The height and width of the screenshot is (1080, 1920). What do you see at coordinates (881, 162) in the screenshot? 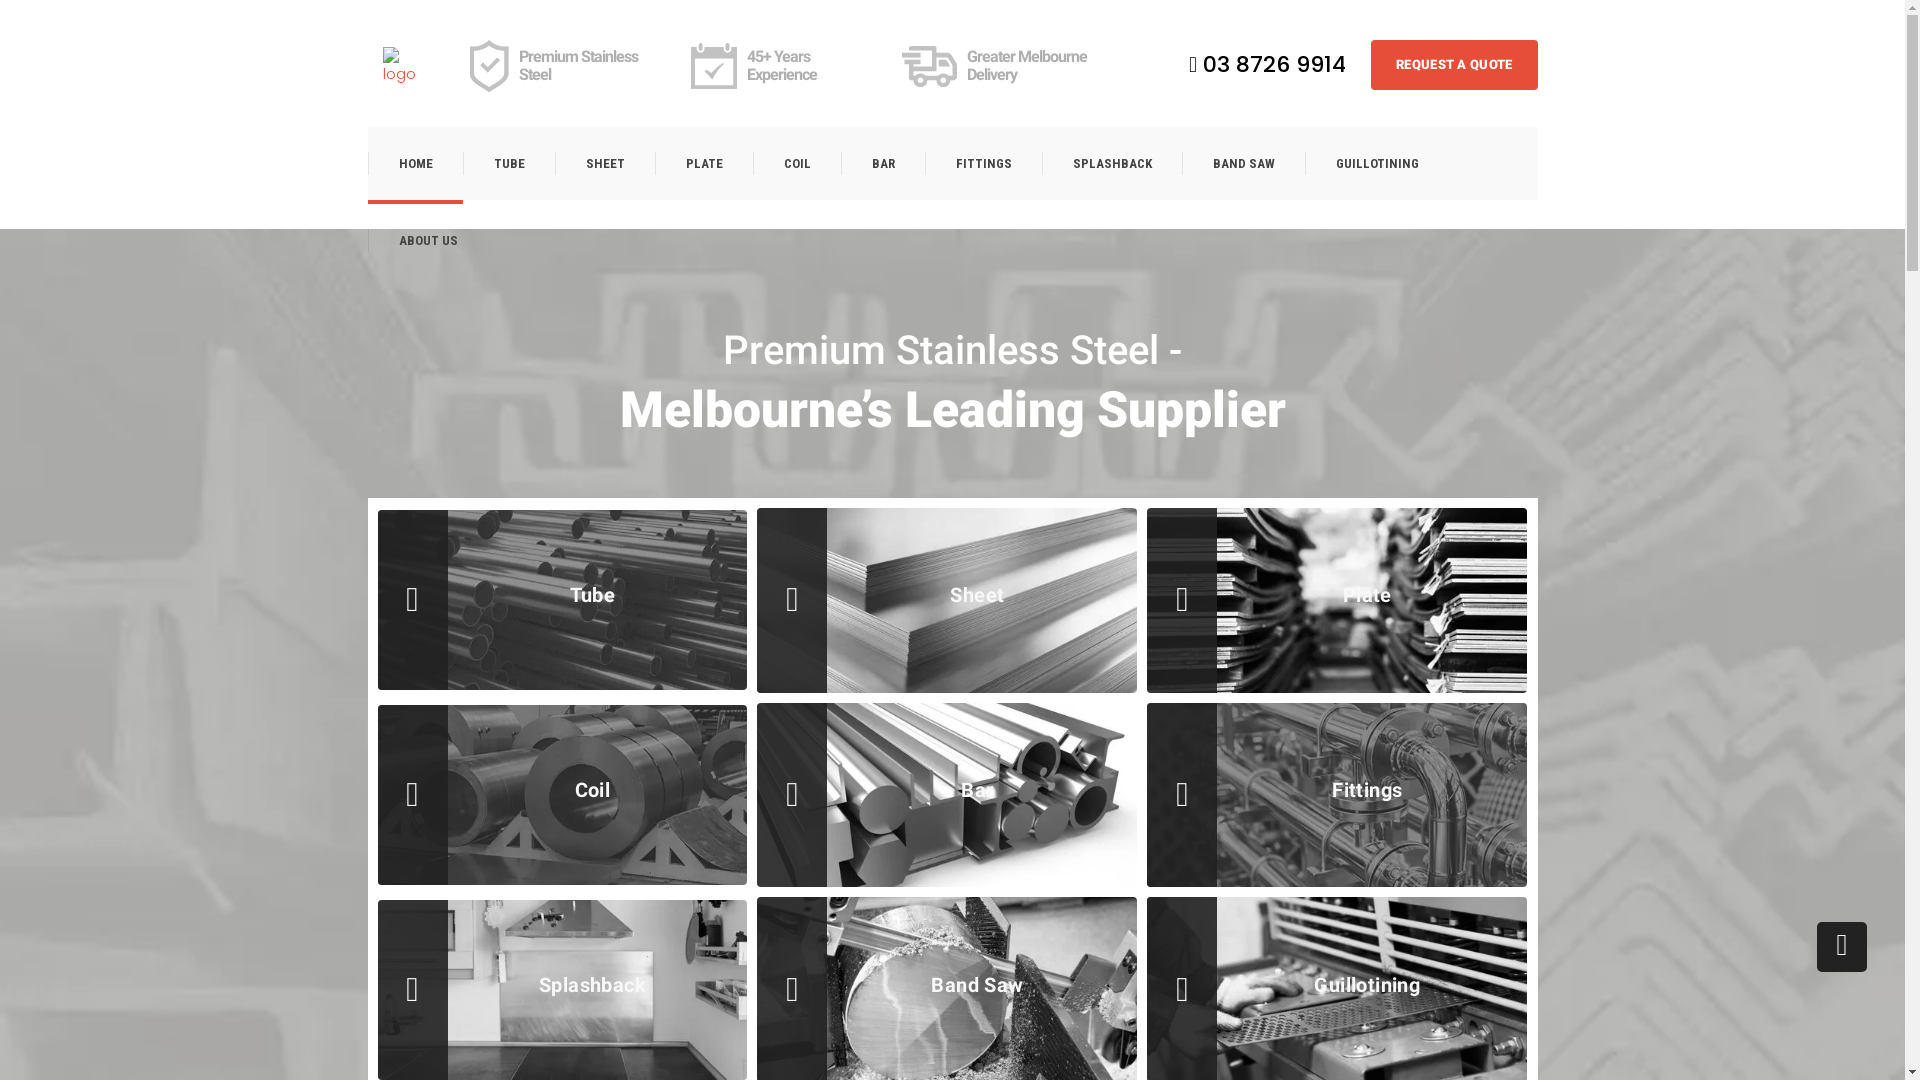
I see `'BAR'` at bounding box center [881, 162].